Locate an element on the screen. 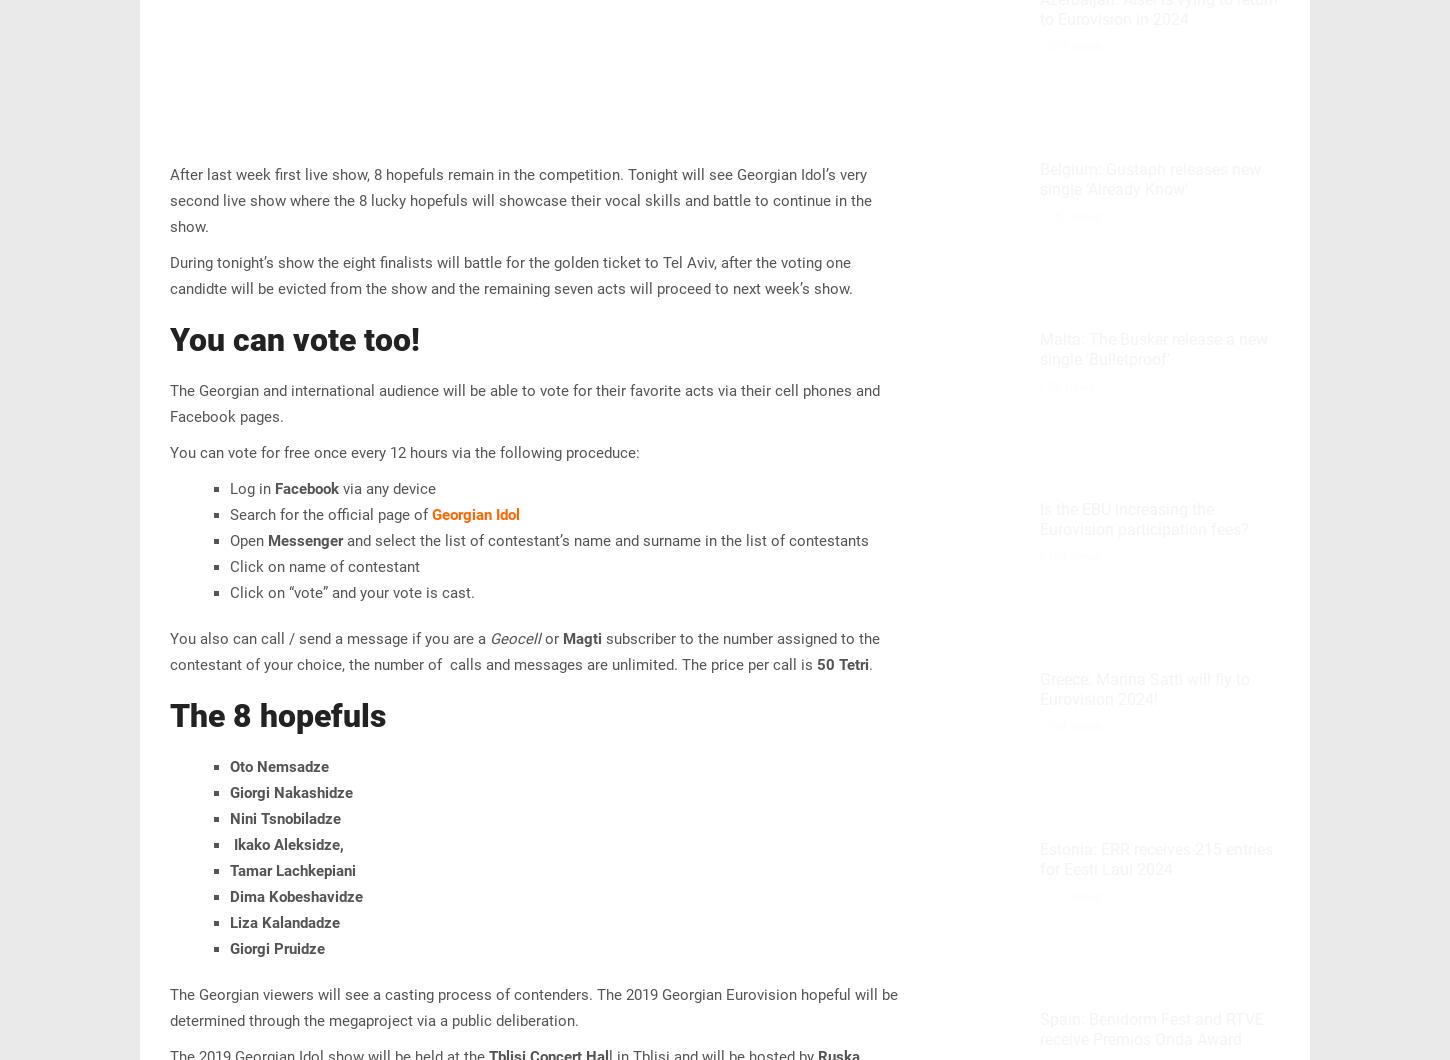 The width and height of the screenshot is (1450, 1060). 'Click on “vote” and your vote is cast.' is located at coordinates (352, 592).